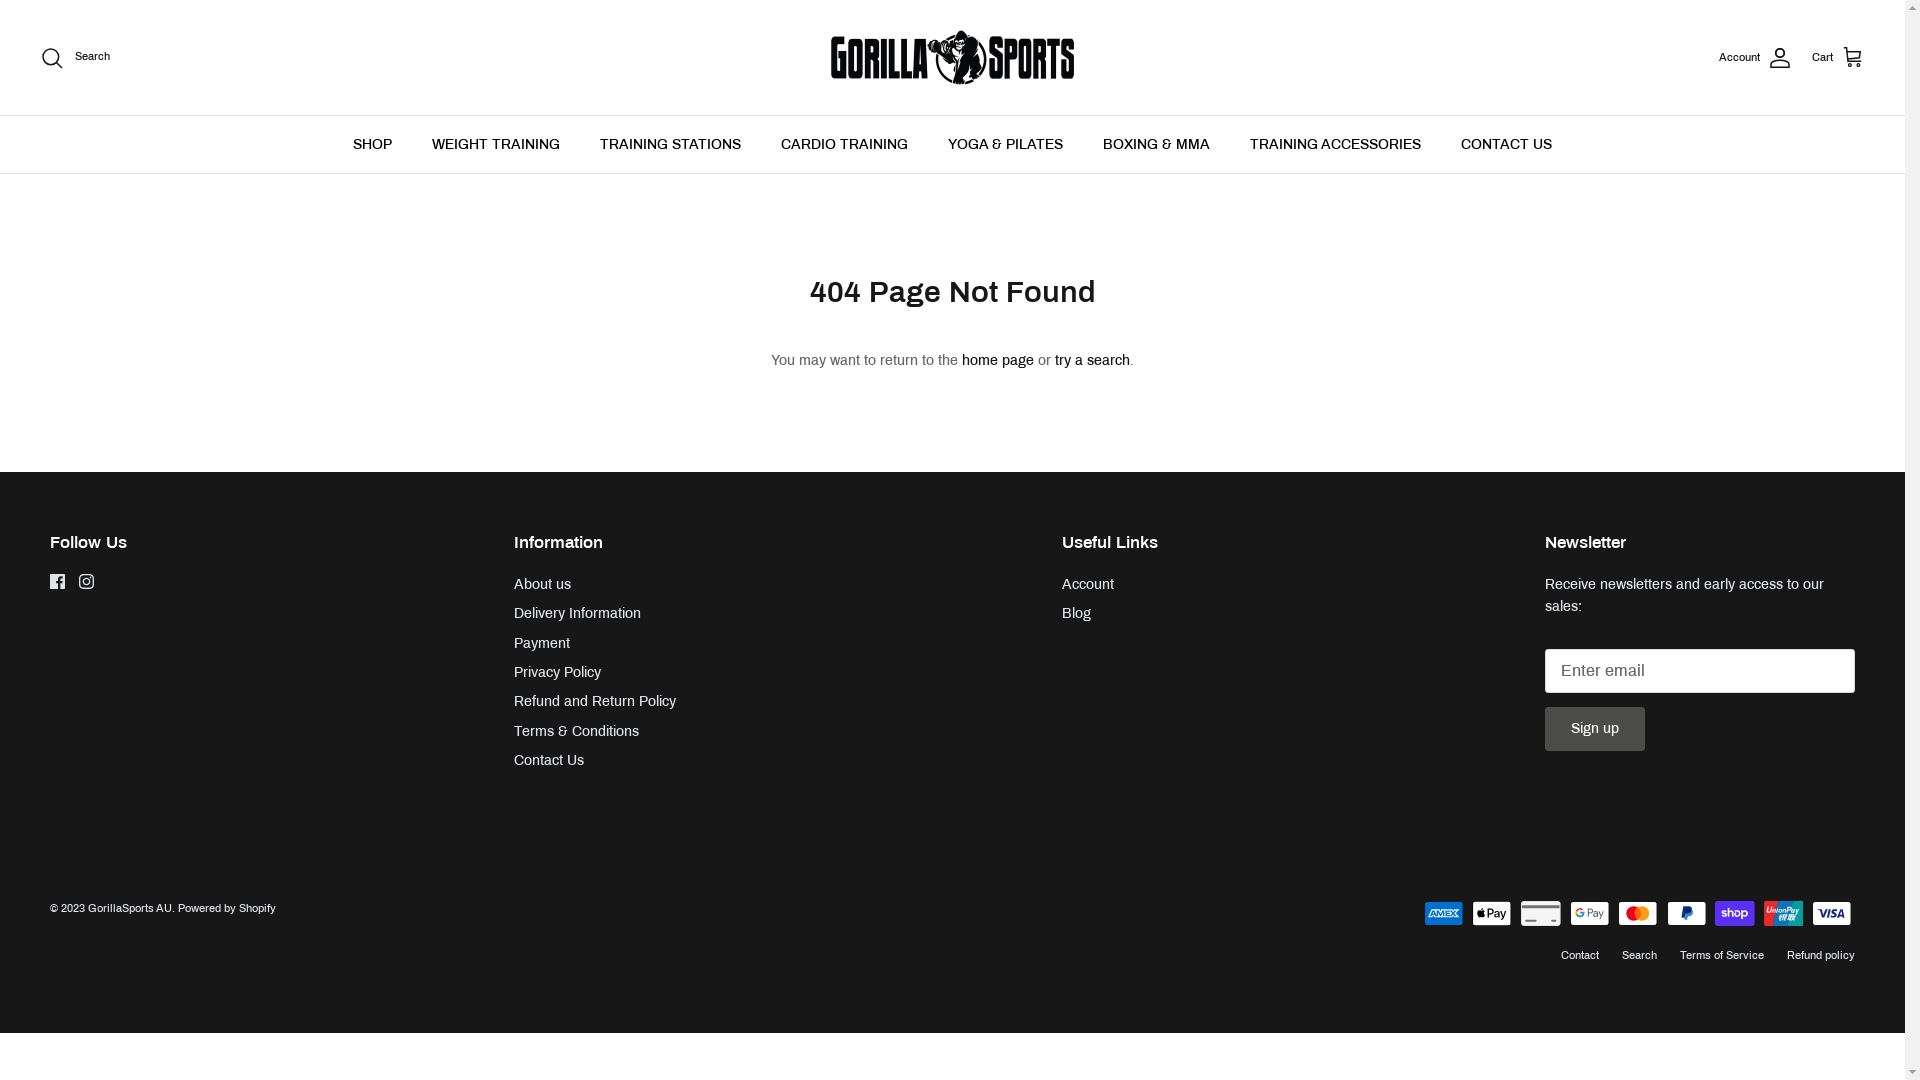  I want to click on 'Terms & Conditions', so click(513, 731).